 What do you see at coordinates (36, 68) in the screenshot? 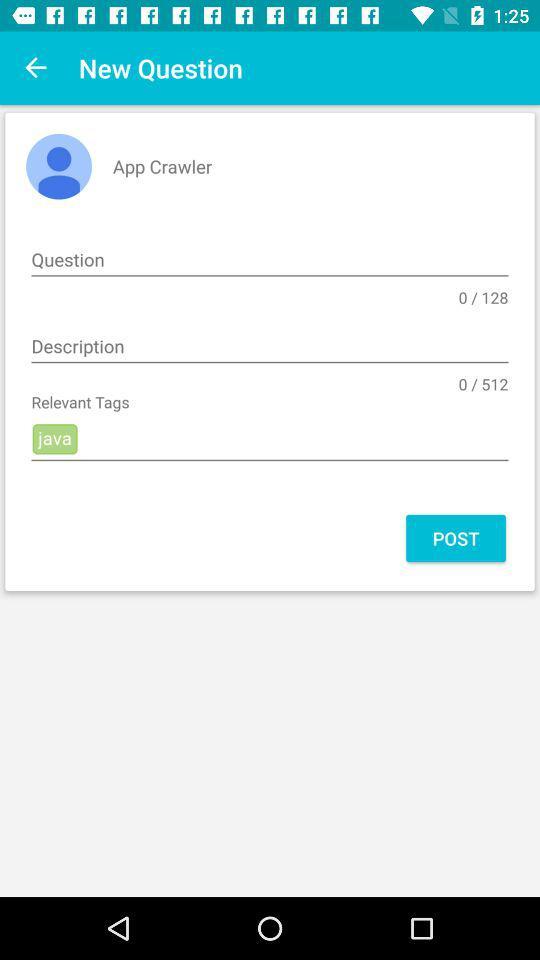
I see `the icon next to the new question icon` at bounding box center [36, 68].